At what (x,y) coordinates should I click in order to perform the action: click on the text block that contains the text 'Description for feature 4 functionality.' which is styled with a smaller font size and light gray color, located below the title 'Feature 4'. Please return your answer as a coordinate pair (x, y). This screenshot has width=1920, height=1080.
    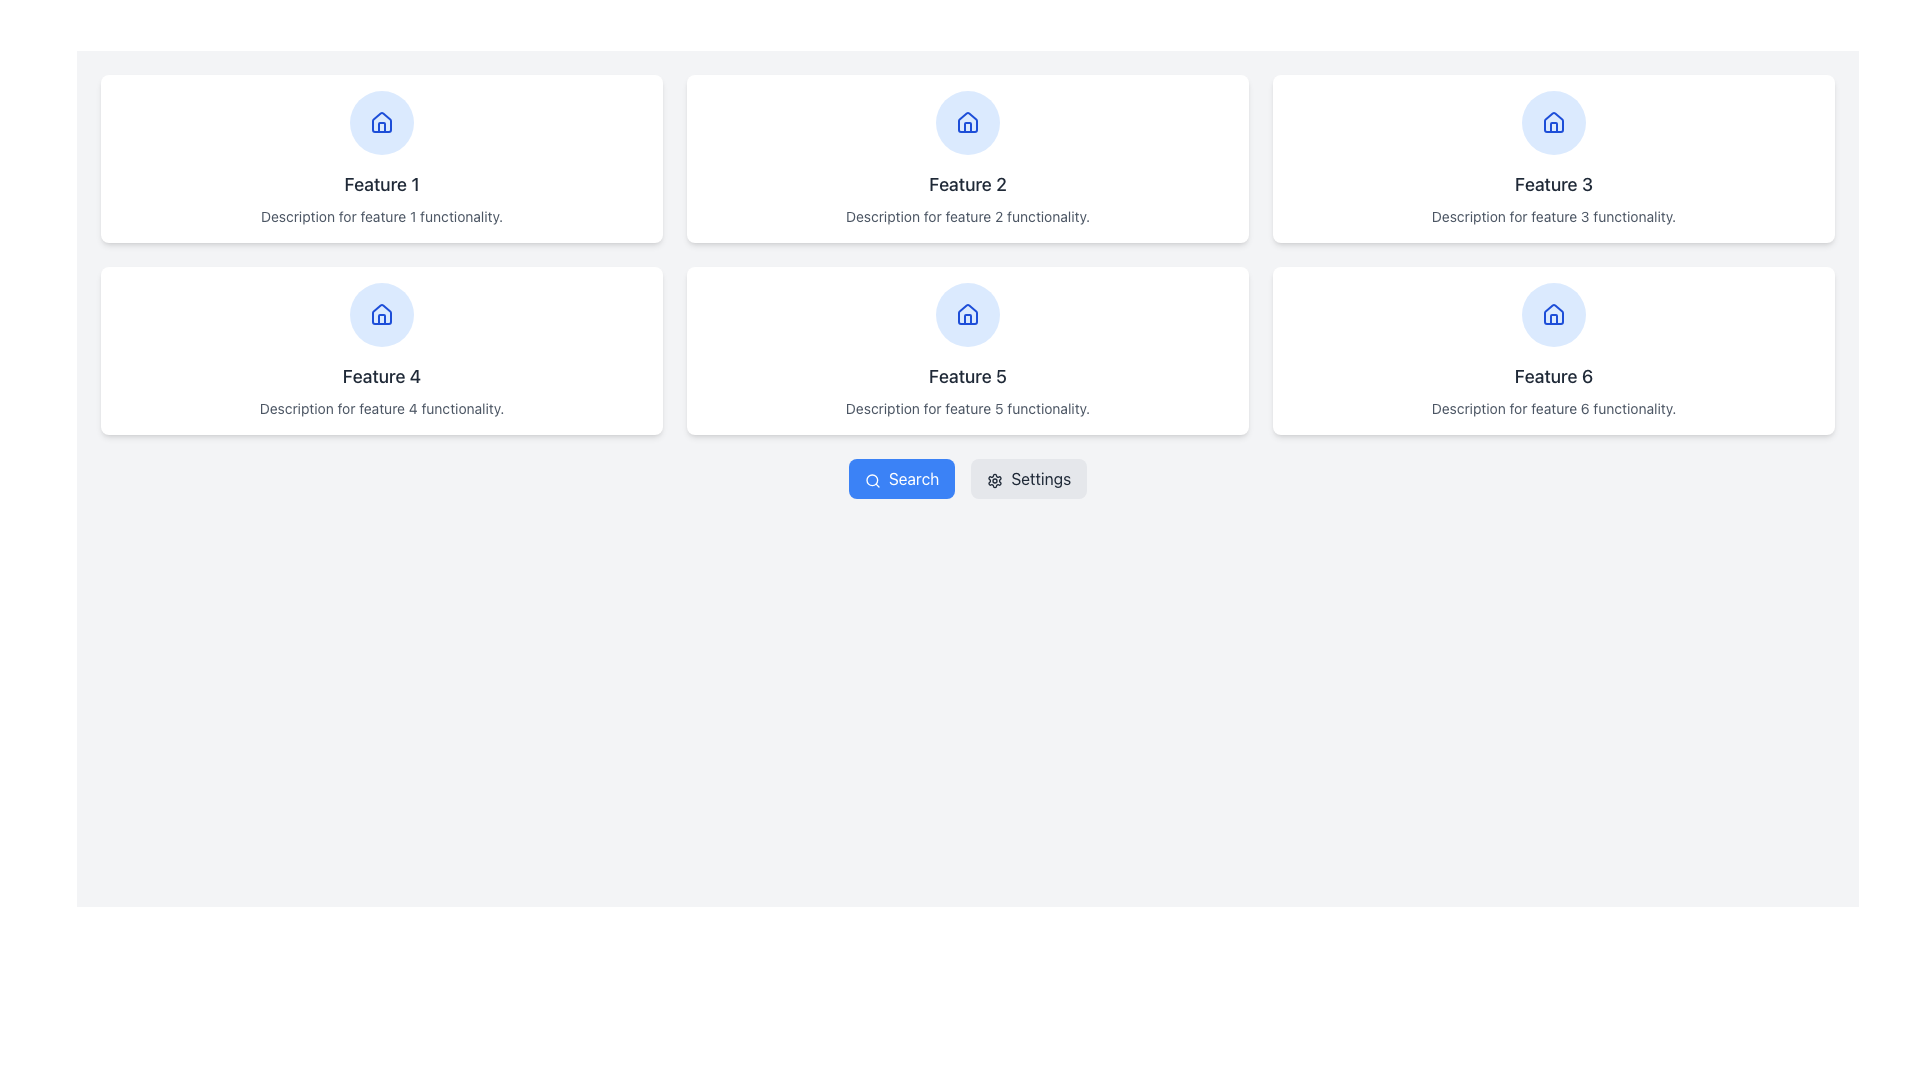
    Looking at the image, I should click on (382, 407).